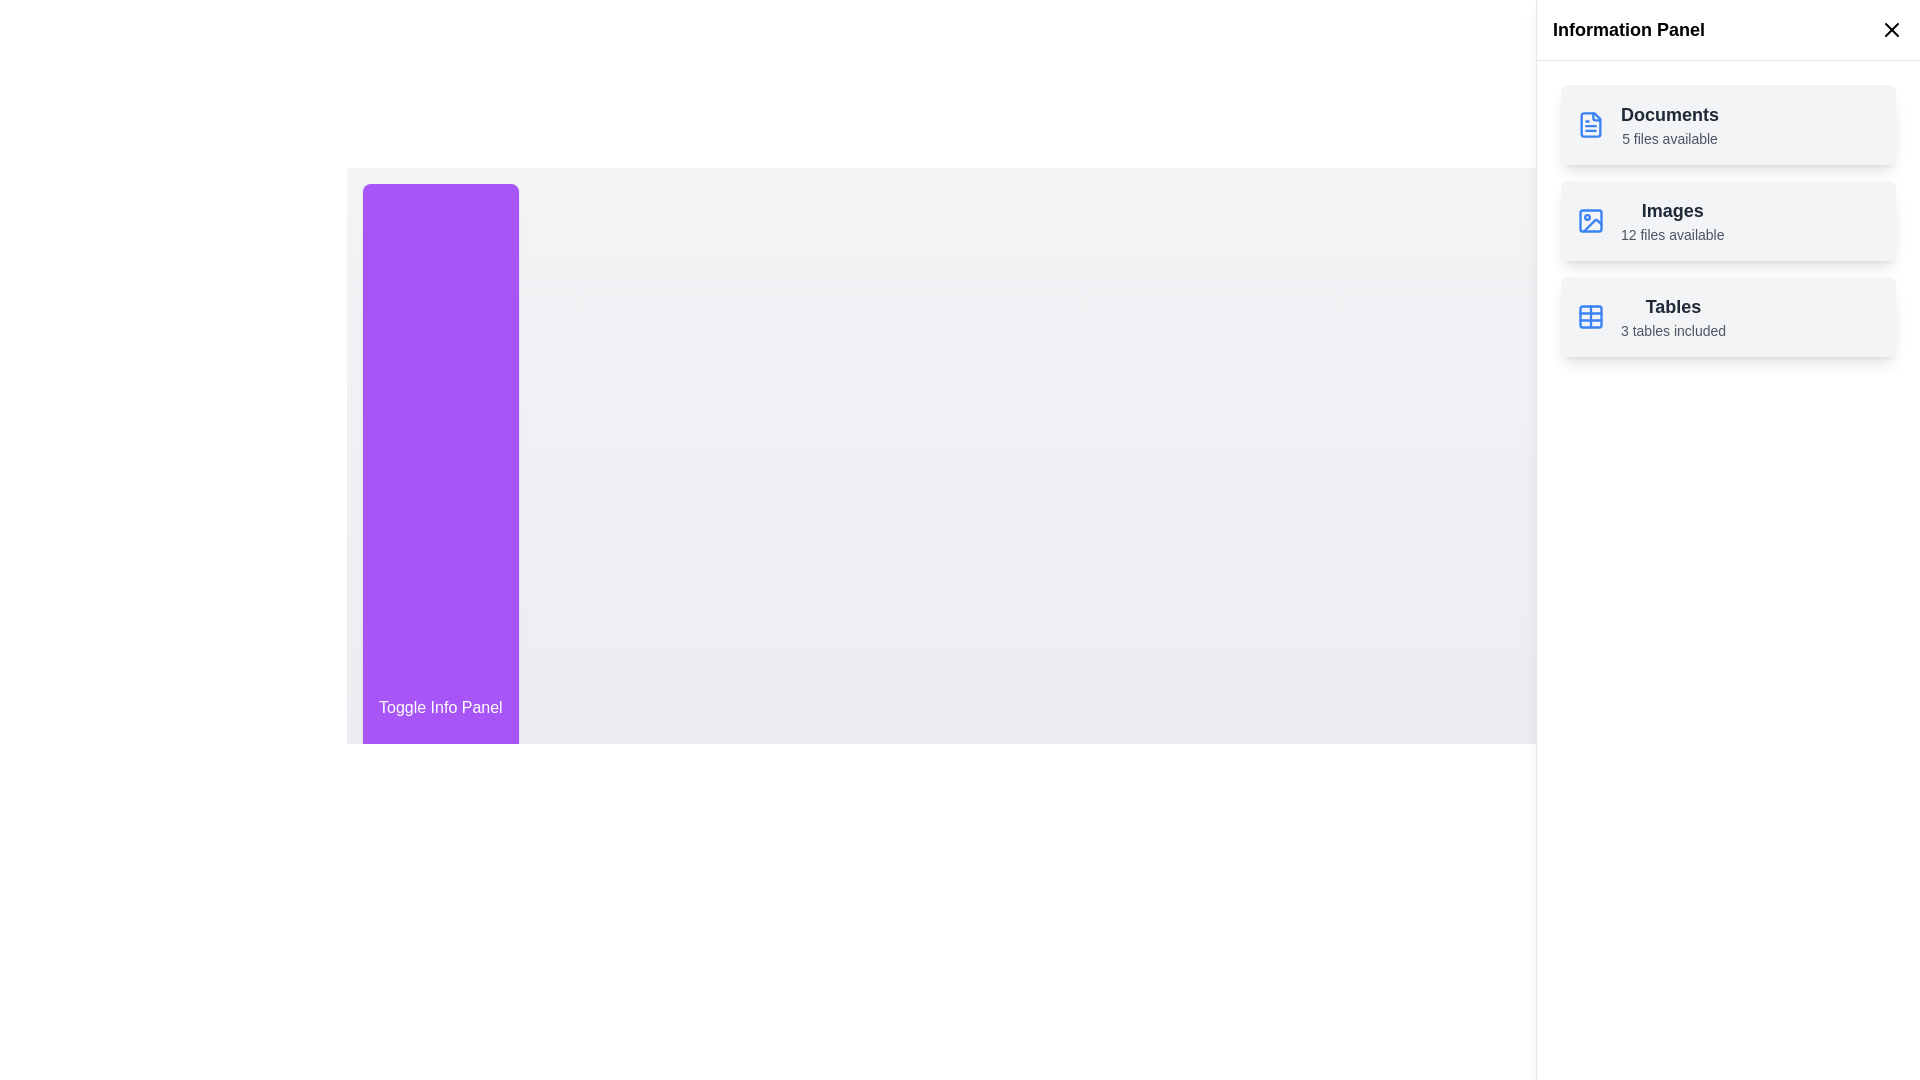 The image size is (1920, 1080). Describe the element at coordinates (439, 707) in the screenshot. I see `the 'Toggle Info Panel' button to toggle the visibility of the InfoDrawer` at that location.